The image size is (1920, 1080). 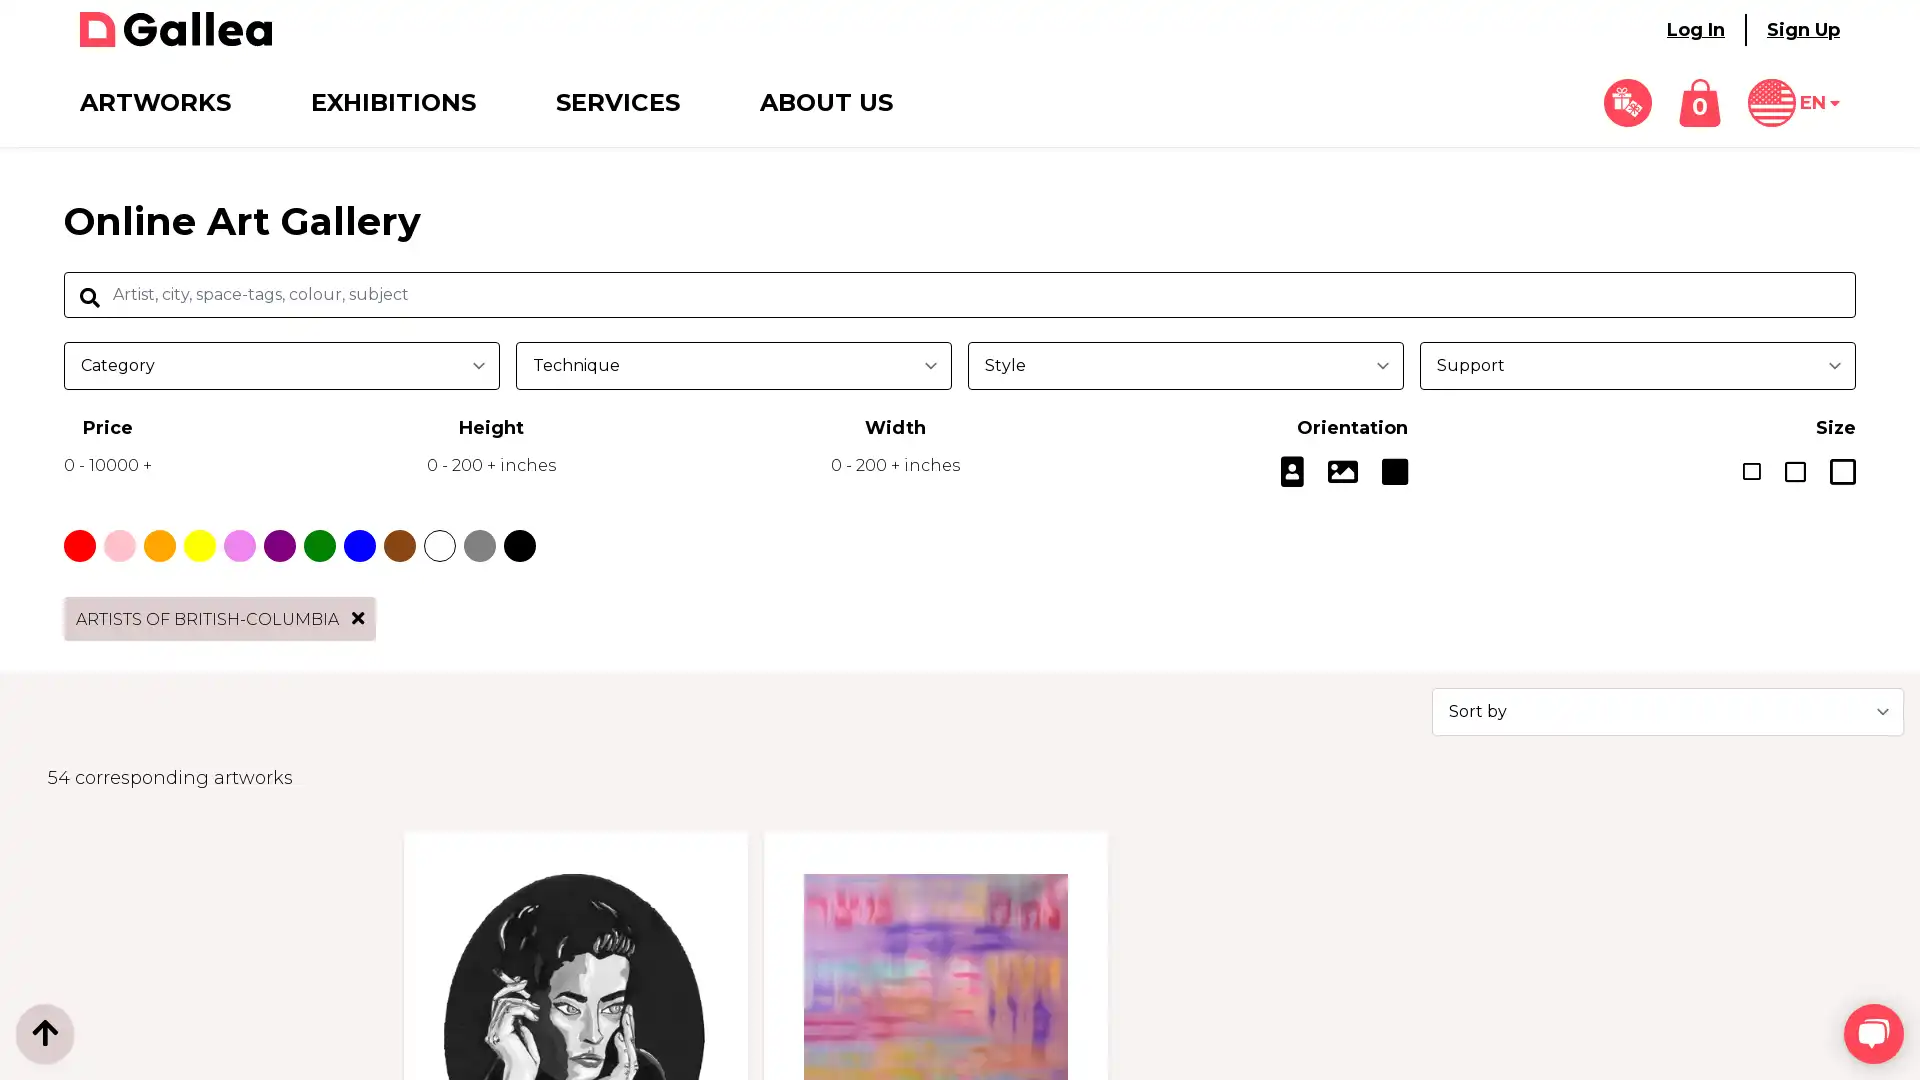 What do you see at coordinates (1698, 103) in the screenshot?
I see `0` at bounding box center [1698, 103].